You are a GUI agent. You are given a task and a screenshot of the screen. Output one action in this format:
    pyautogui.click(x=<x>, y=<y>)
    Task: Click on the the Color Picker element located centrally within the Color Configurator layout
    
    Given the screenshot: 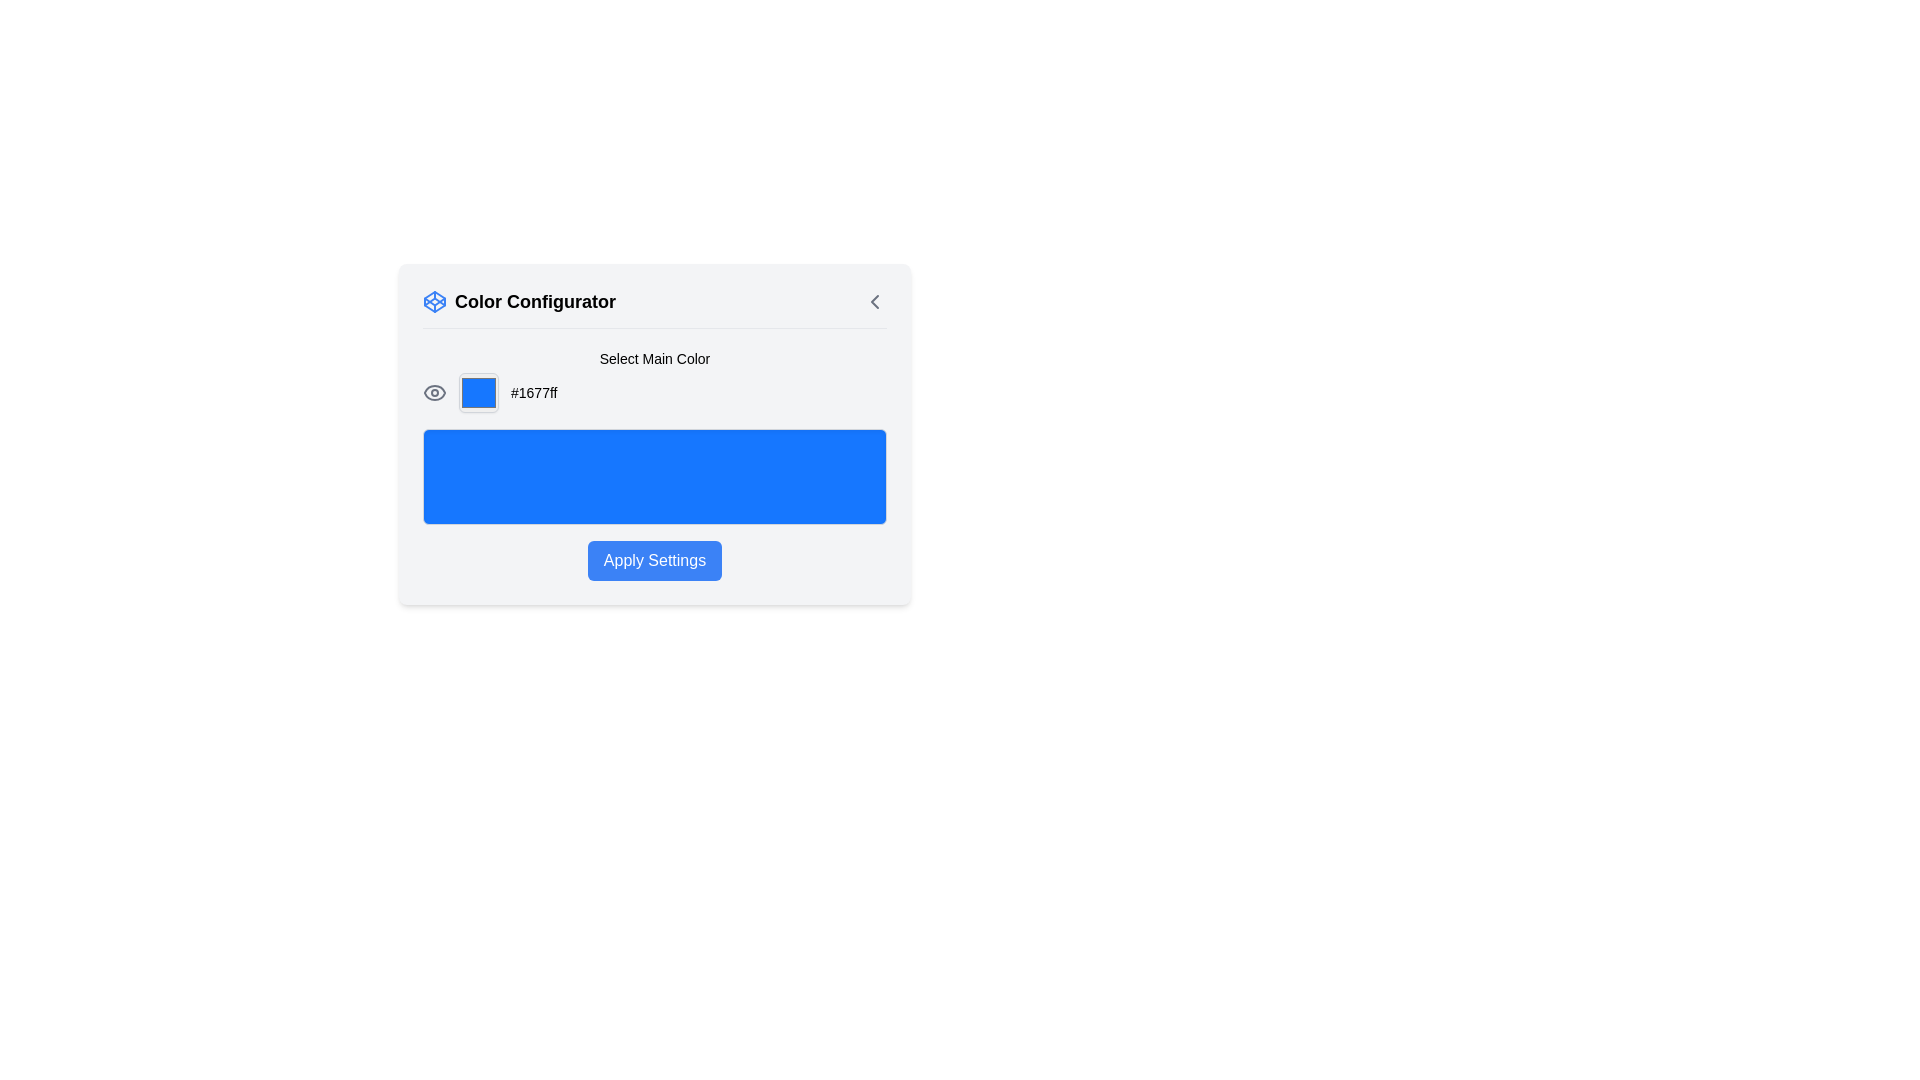 What is the action you would take?
    pyautogui.click(x=478, y=393)
    